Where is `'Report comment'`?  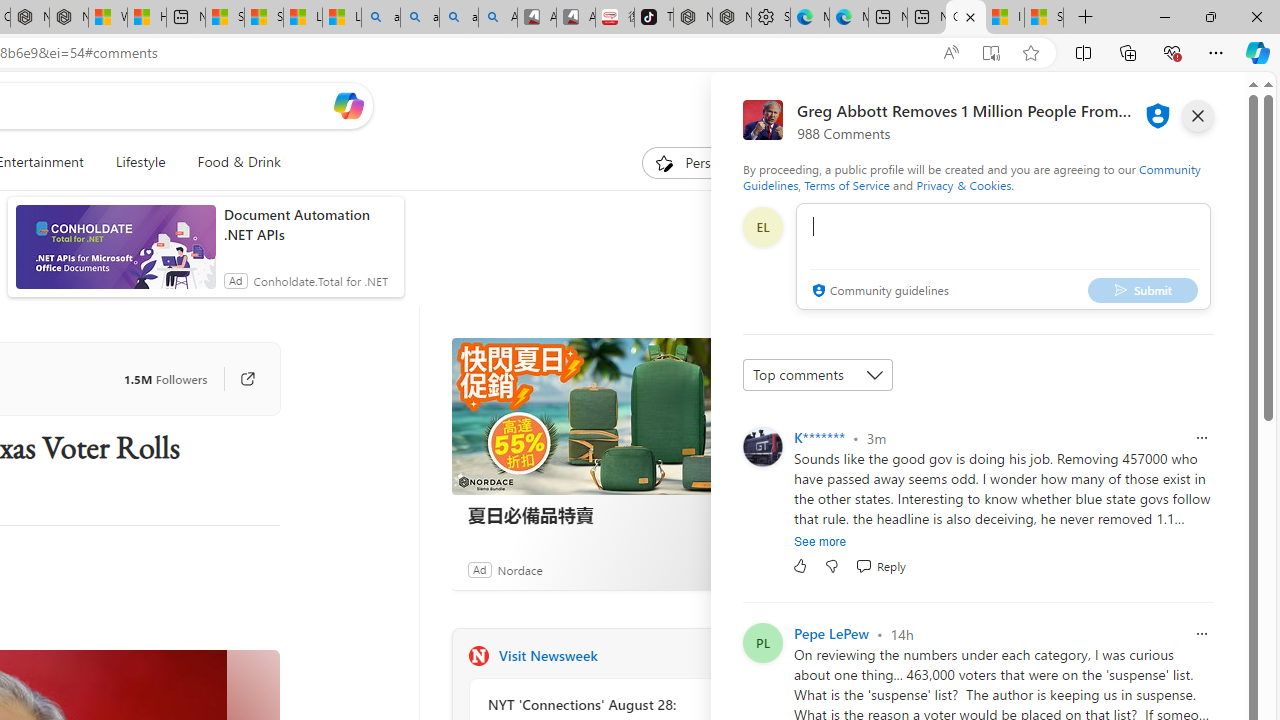 'Report comment' is located at coordinates (1200, 633).